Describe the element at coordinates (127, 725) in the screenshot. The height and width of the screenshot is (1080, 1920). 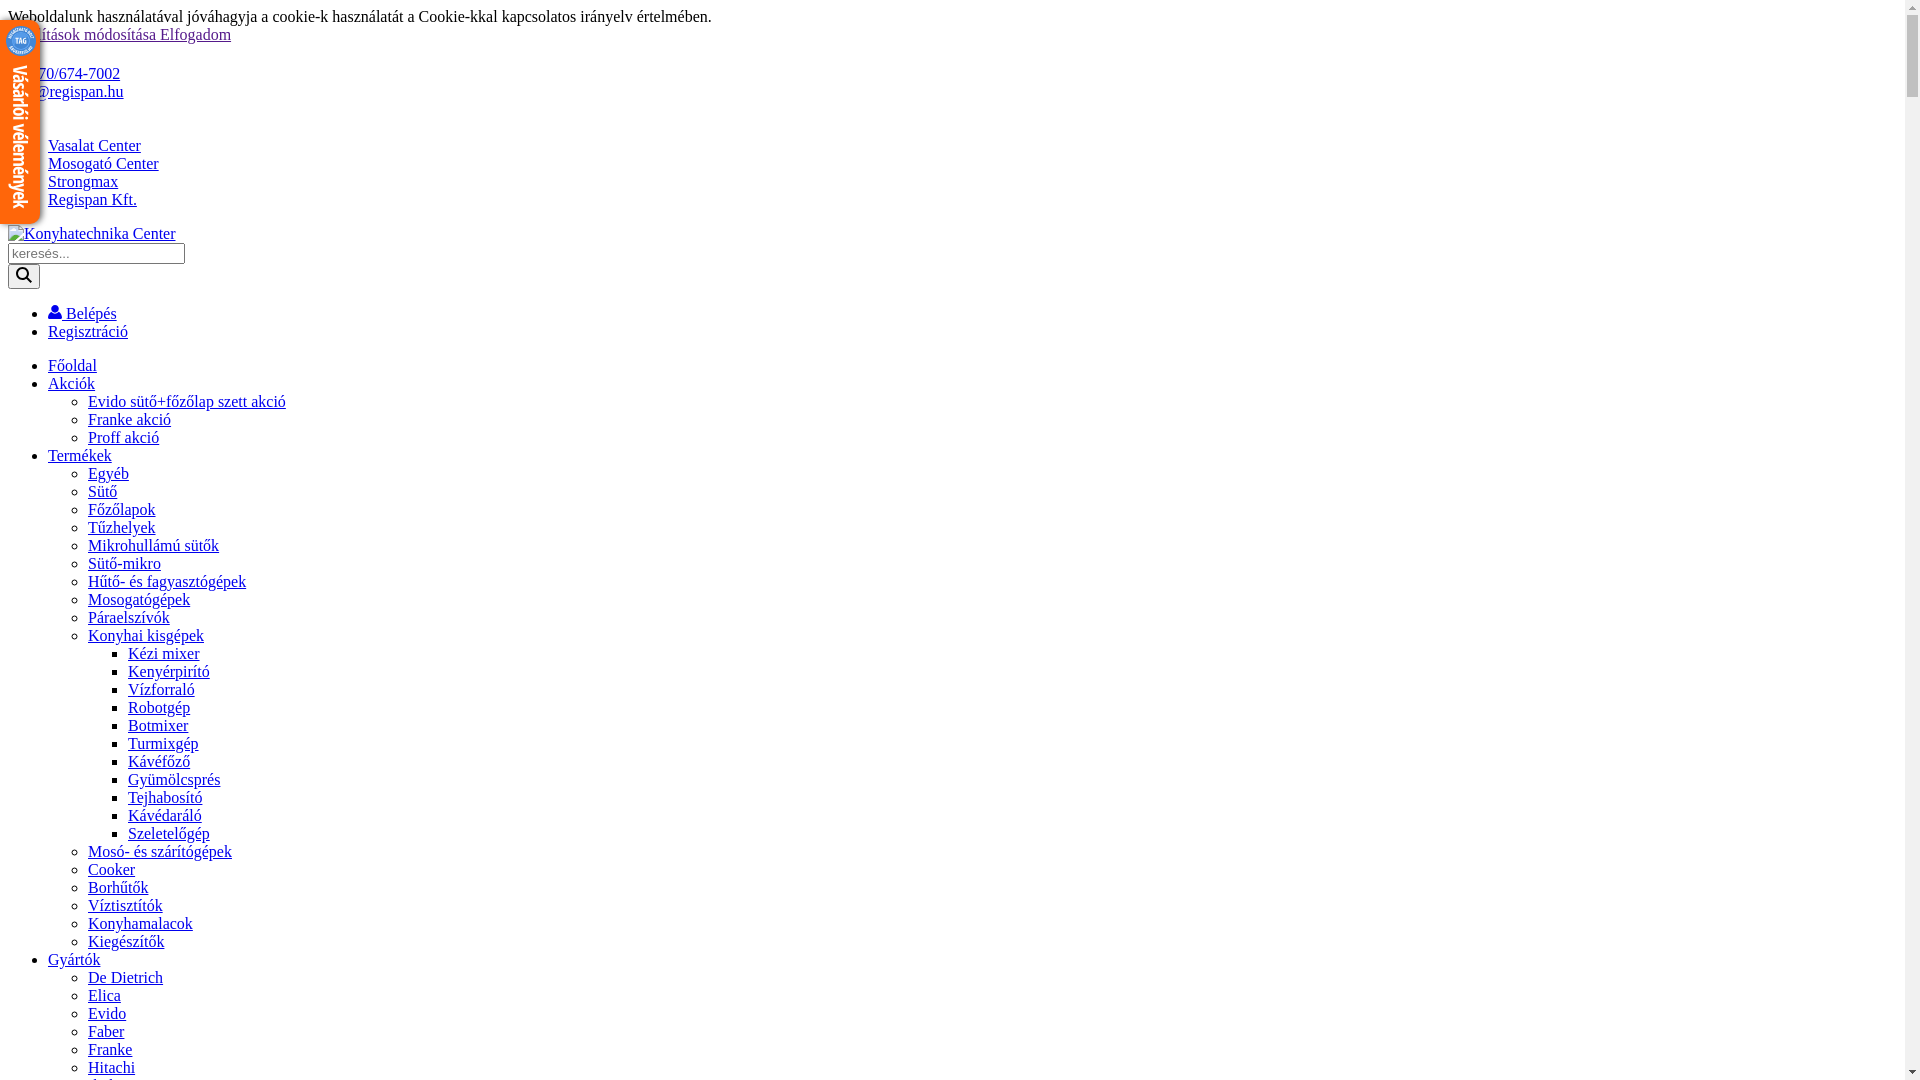
I see `'Botmixer'` at that location.